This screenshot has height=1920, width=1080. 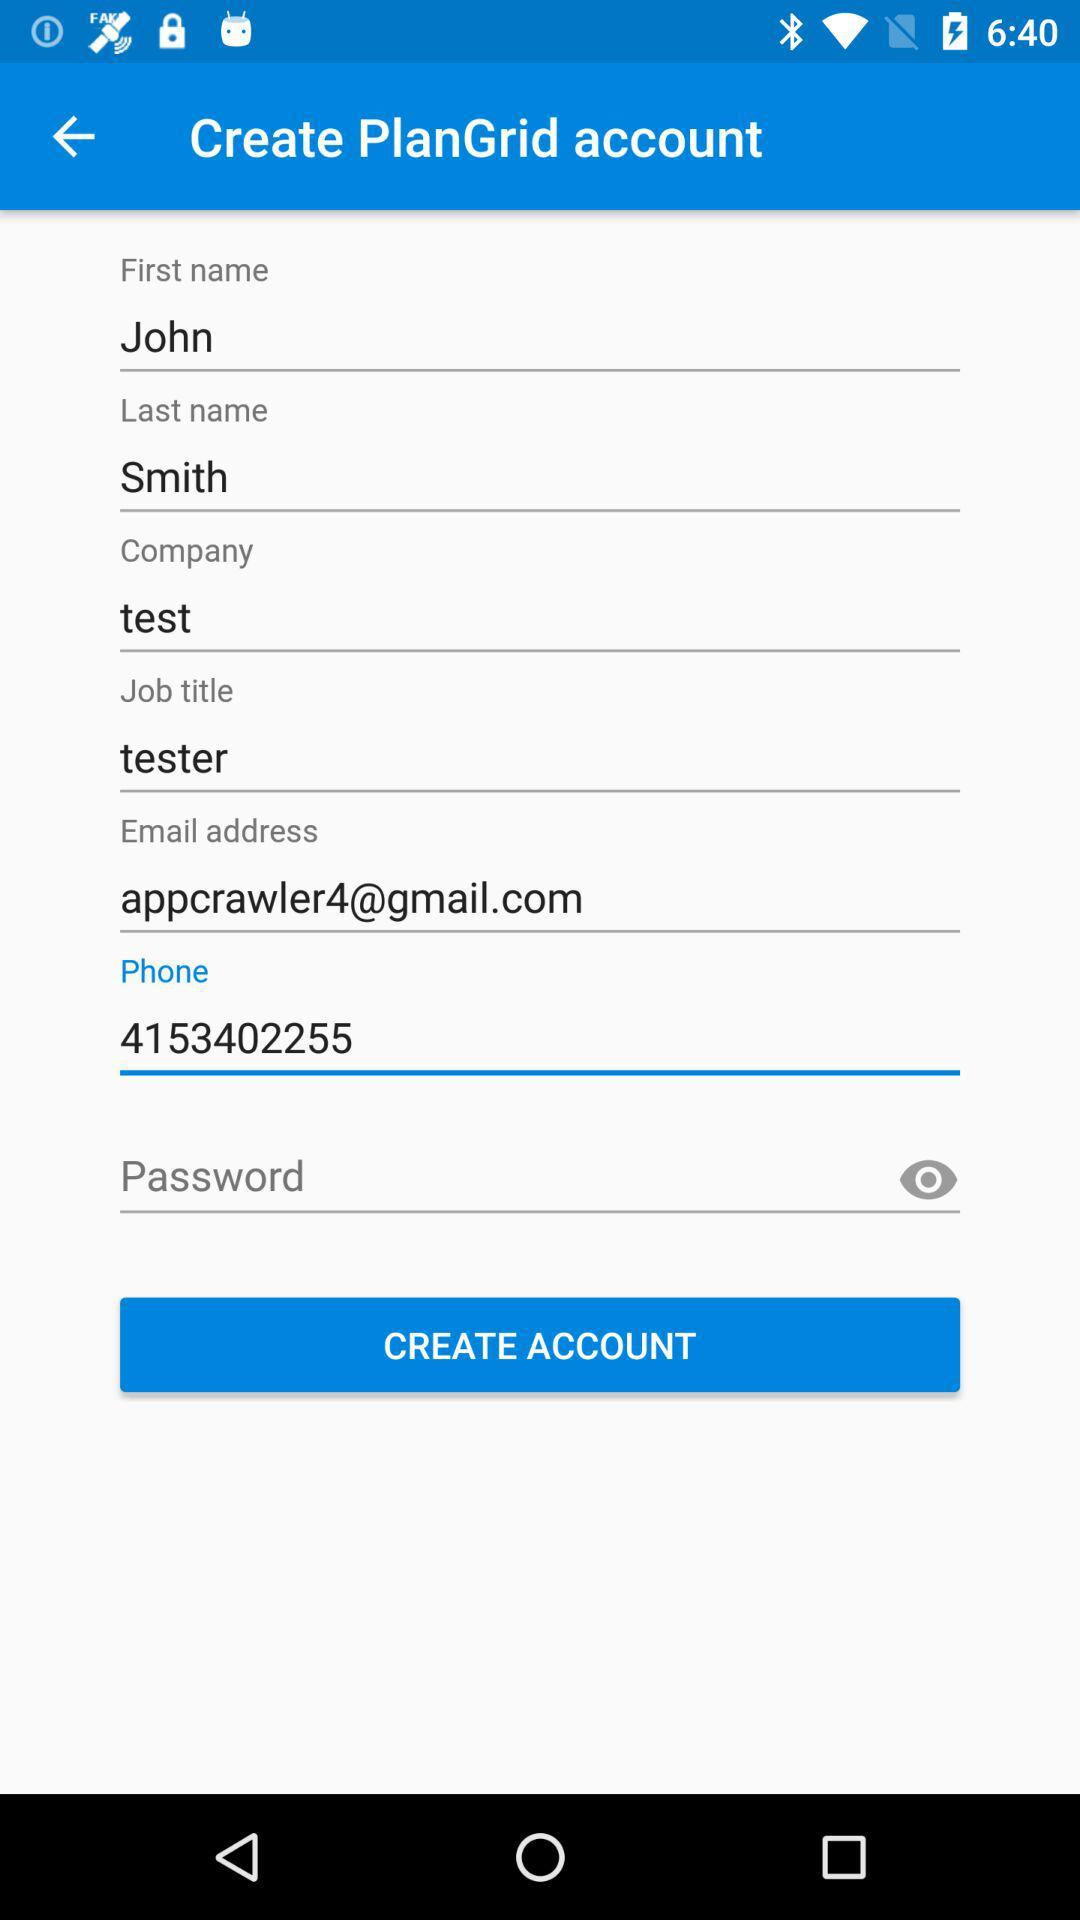 What do you see at coordinates (928, 1180) in the screenshot?
I see `show password` at bounding box center [928, 1180].